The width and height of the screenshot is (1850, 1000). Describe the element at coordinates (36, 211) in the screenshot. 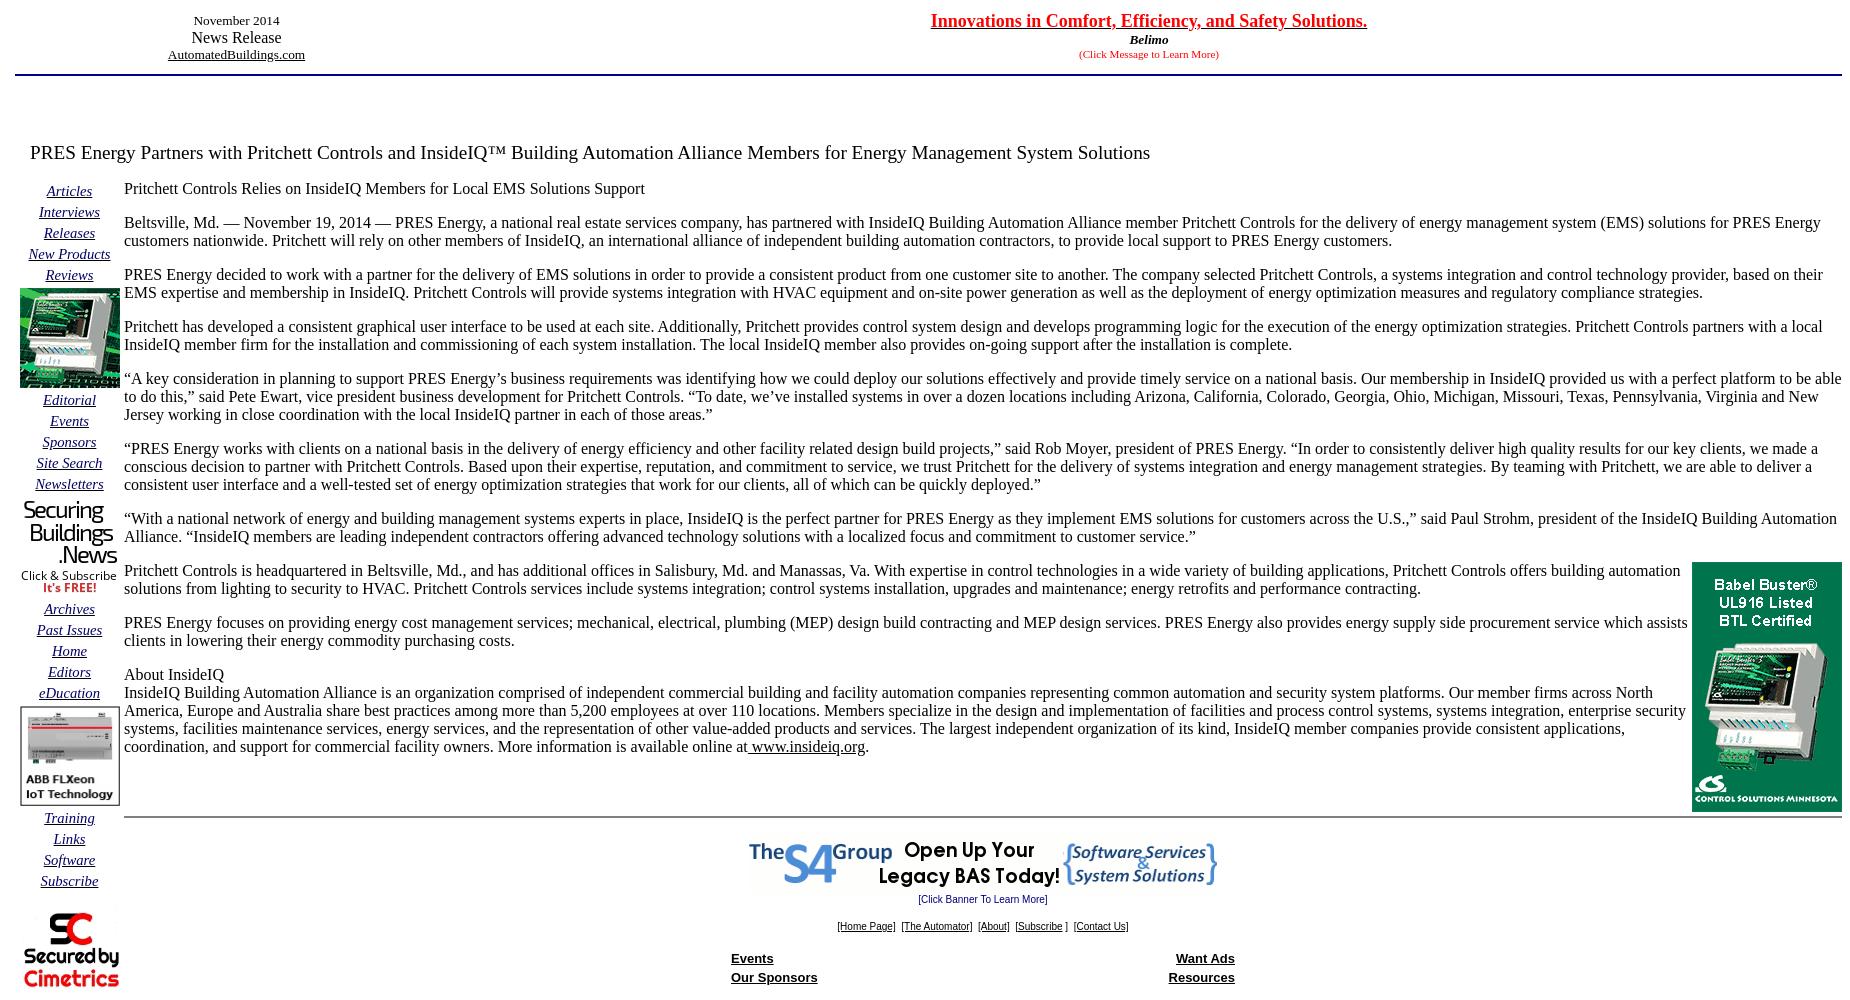

I see `'Interviews'` at that location.